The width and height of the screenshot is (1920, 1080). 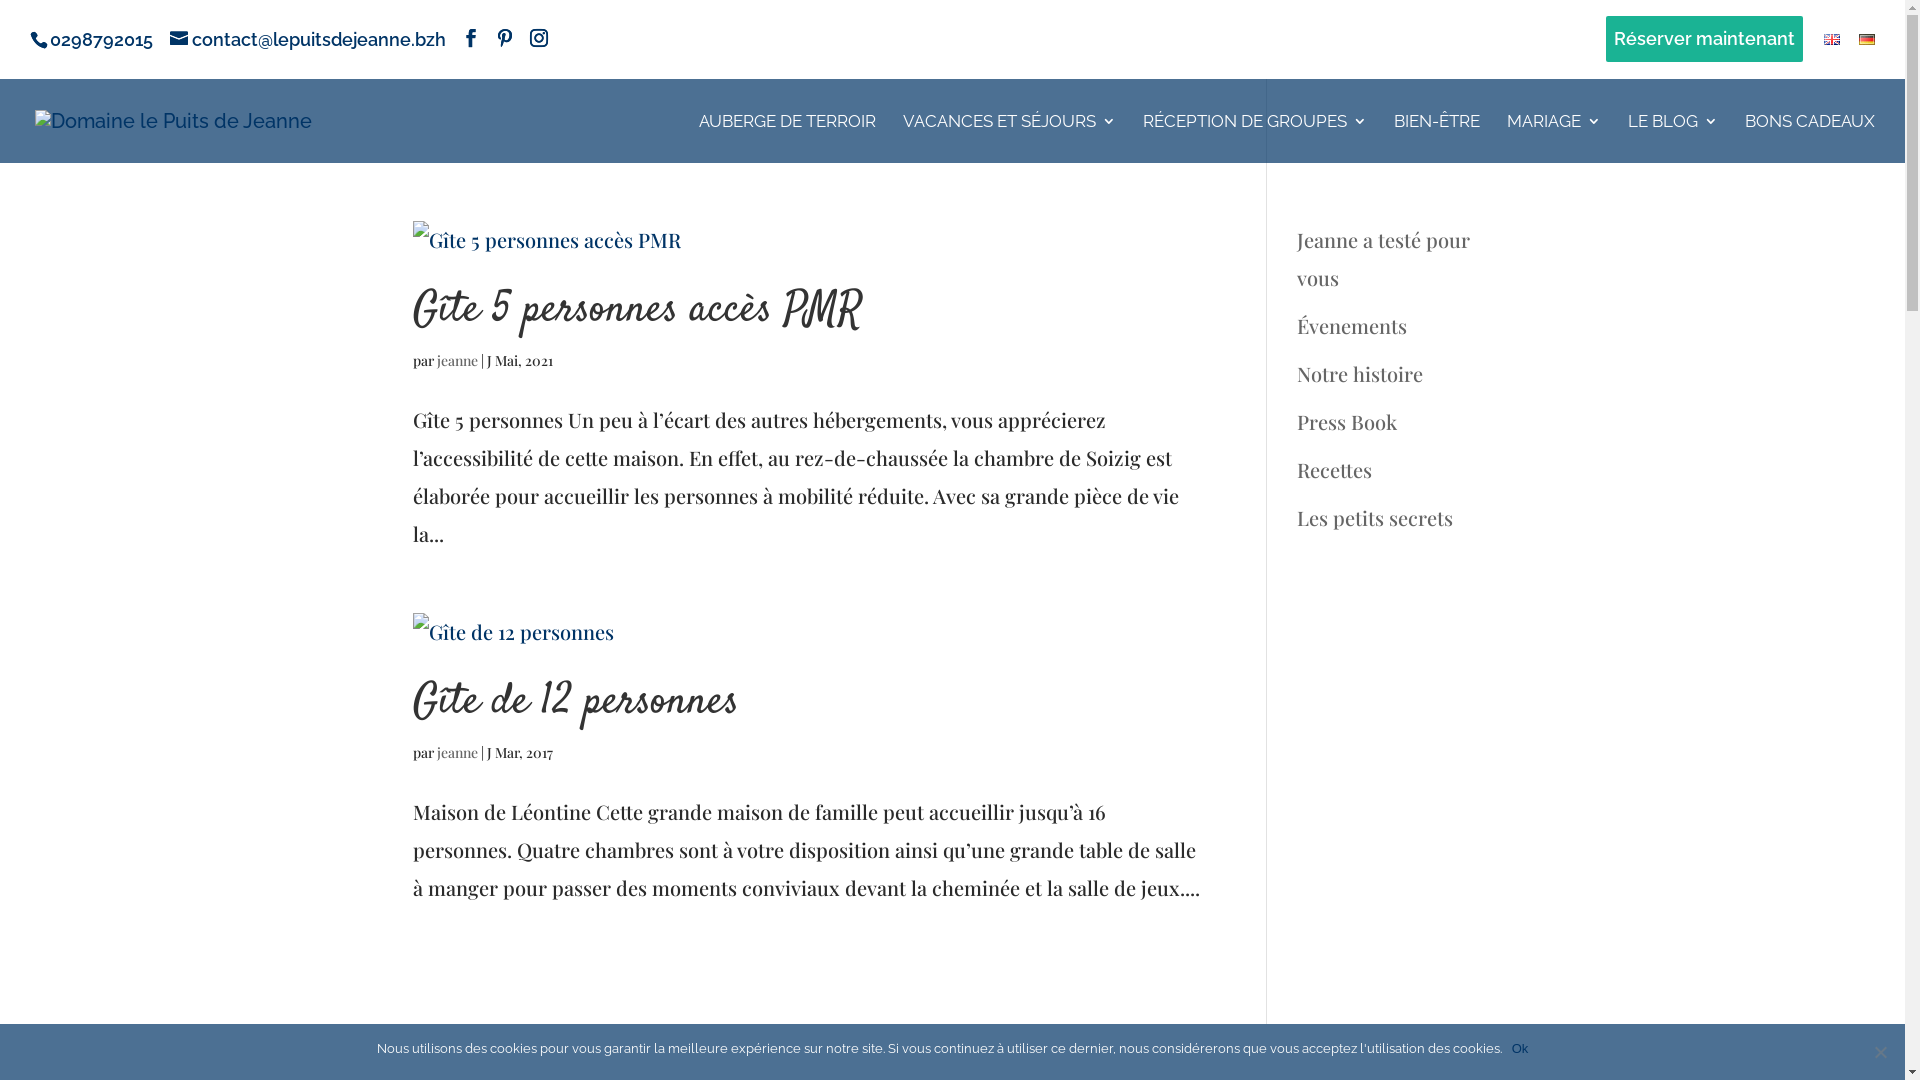 What do you see at coordinates (306, 38) in the screenshot?
I see `'contact@lepuitsdejeanne.bzh'` at bounding box center [306, 38].